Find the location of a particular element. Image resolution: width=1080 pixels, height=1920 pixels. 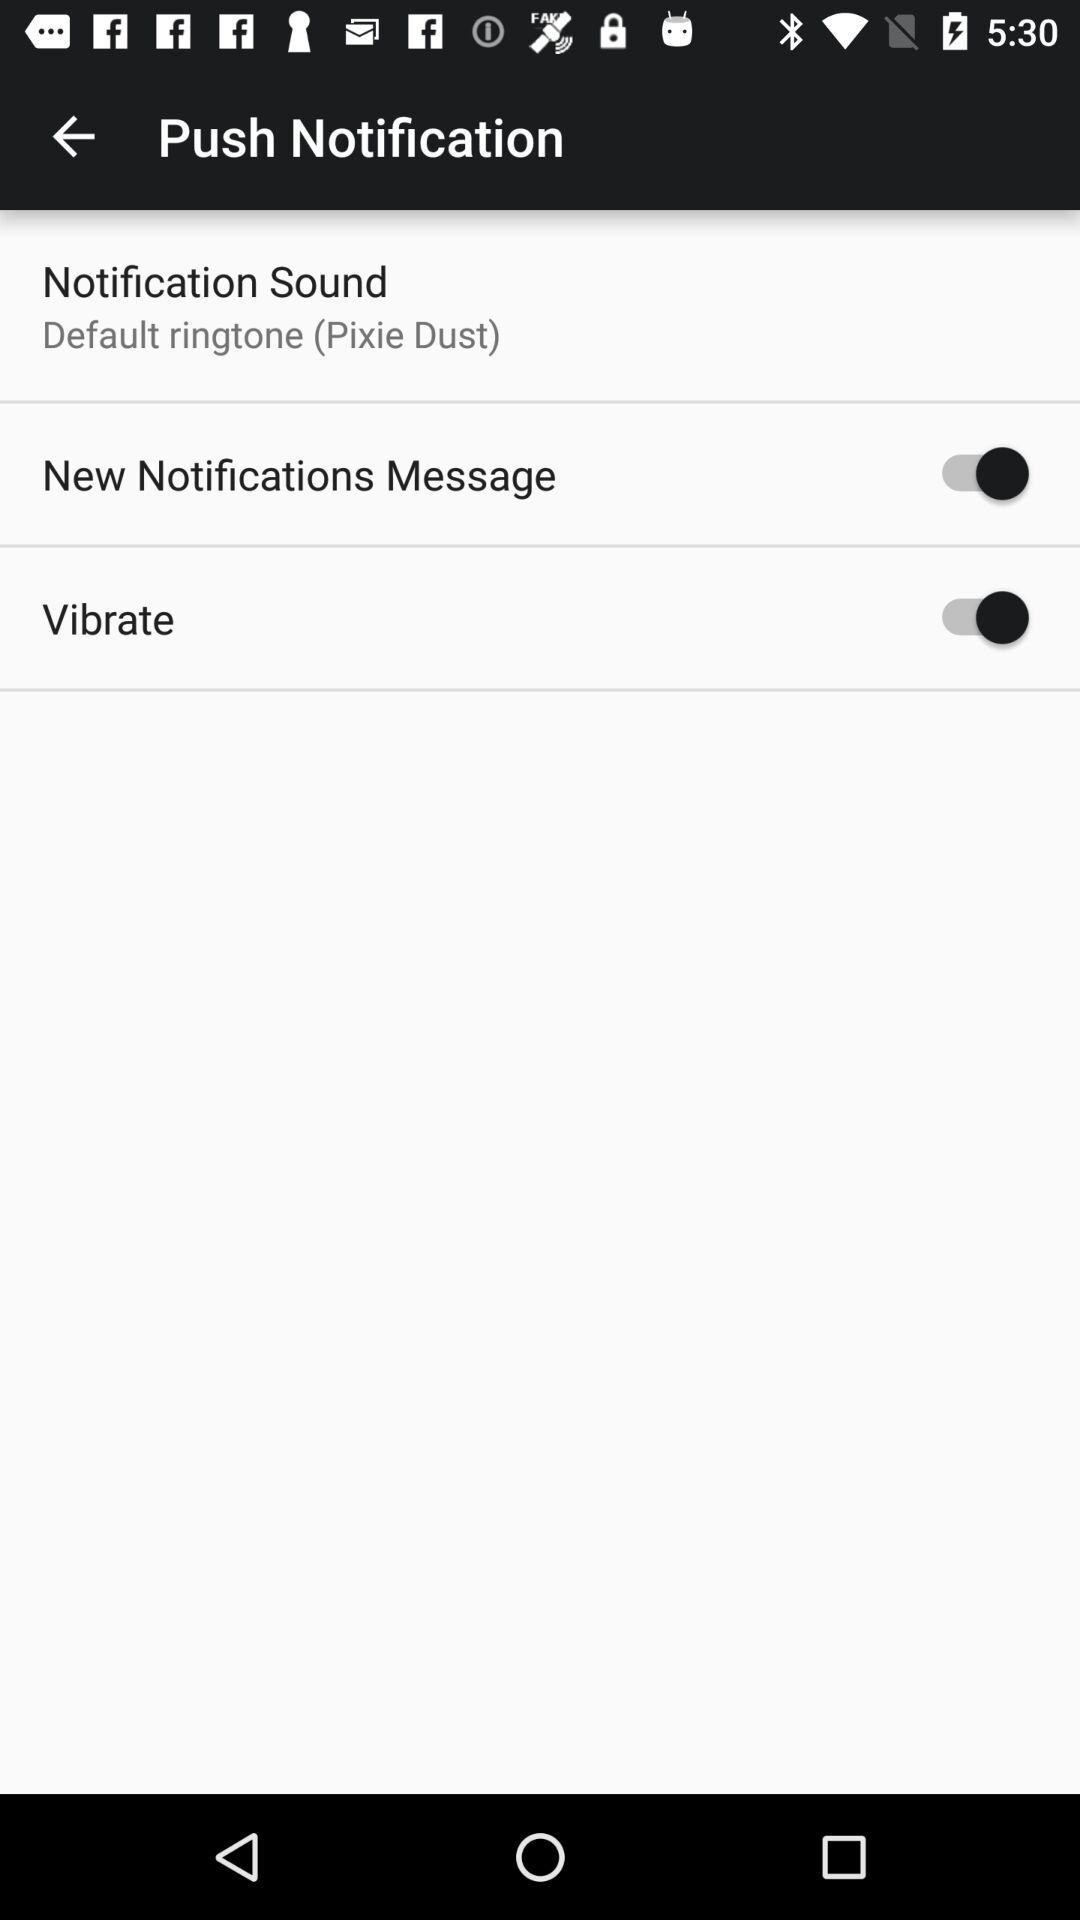

item above new notifications message icon is located at coordinates (271, 333).